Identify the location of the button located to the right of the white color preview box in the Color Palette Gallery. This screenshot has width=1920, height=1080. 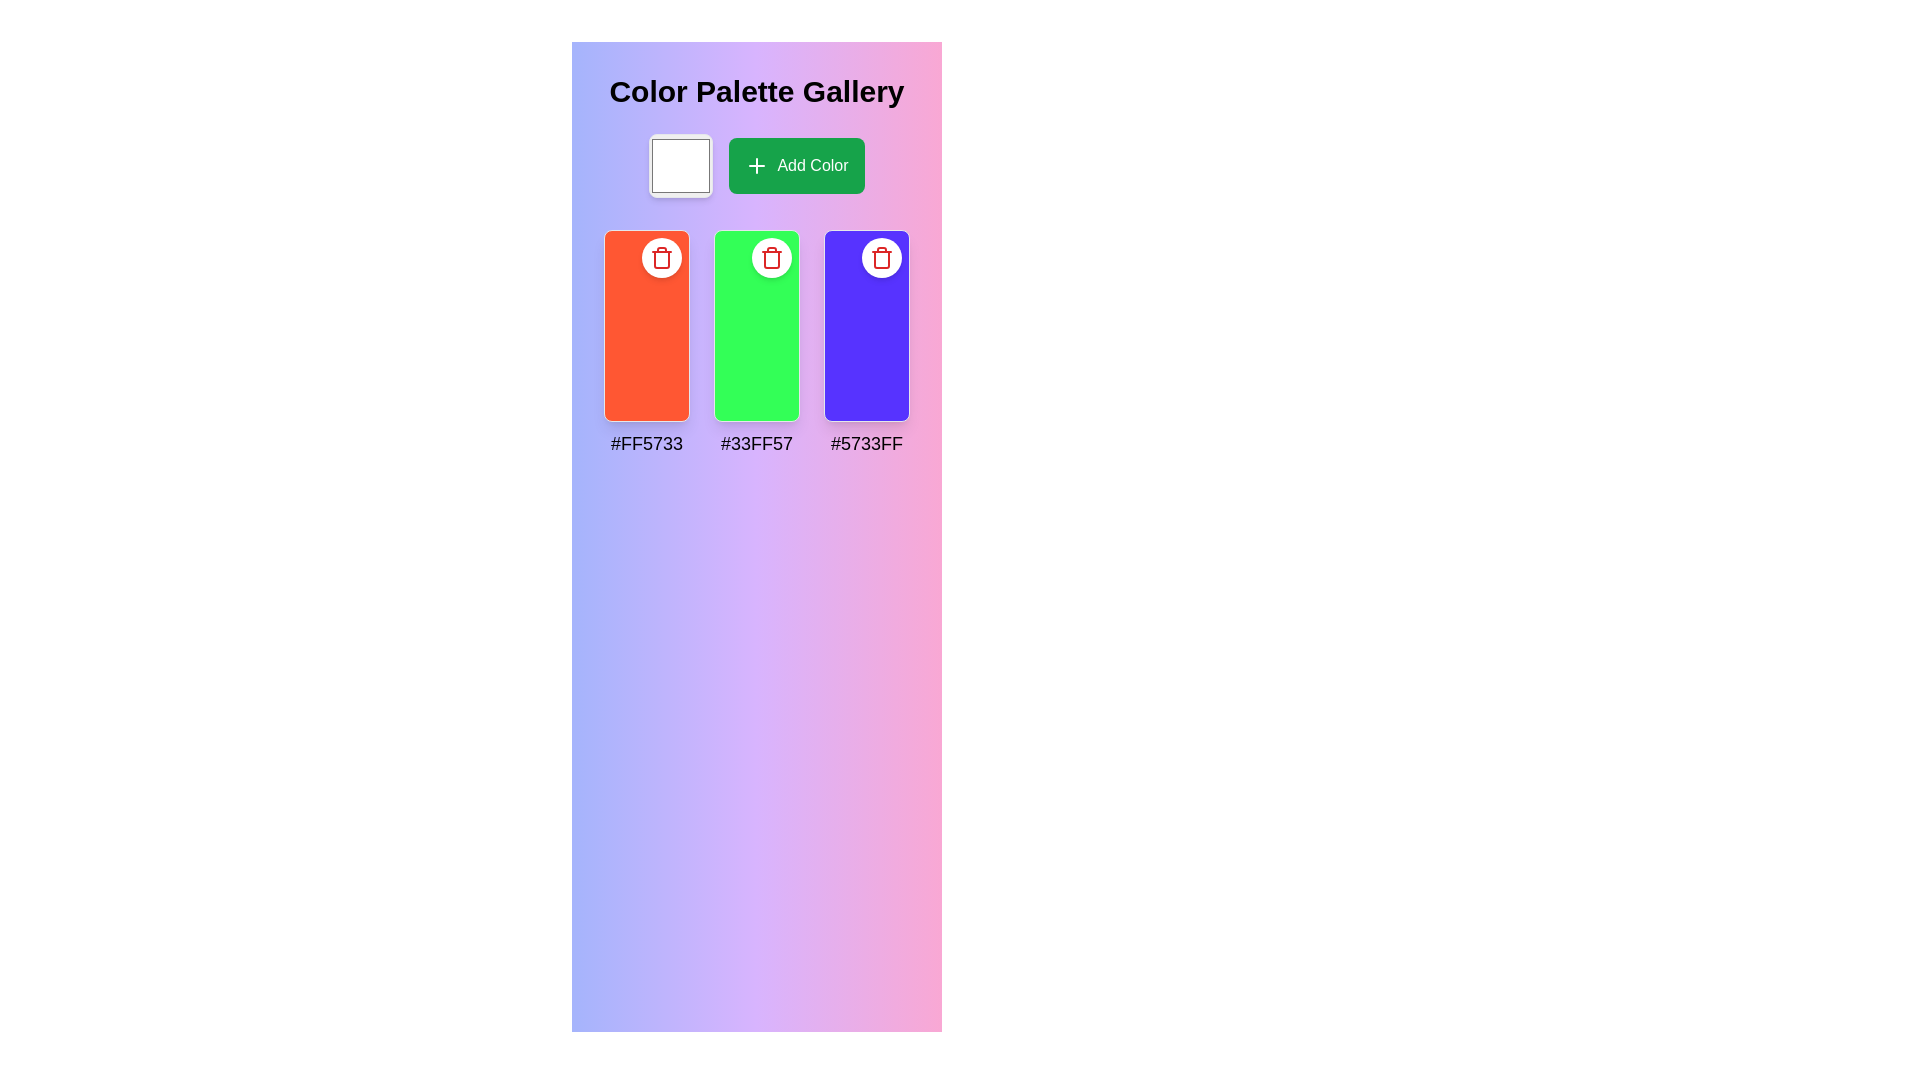
(756, 164).